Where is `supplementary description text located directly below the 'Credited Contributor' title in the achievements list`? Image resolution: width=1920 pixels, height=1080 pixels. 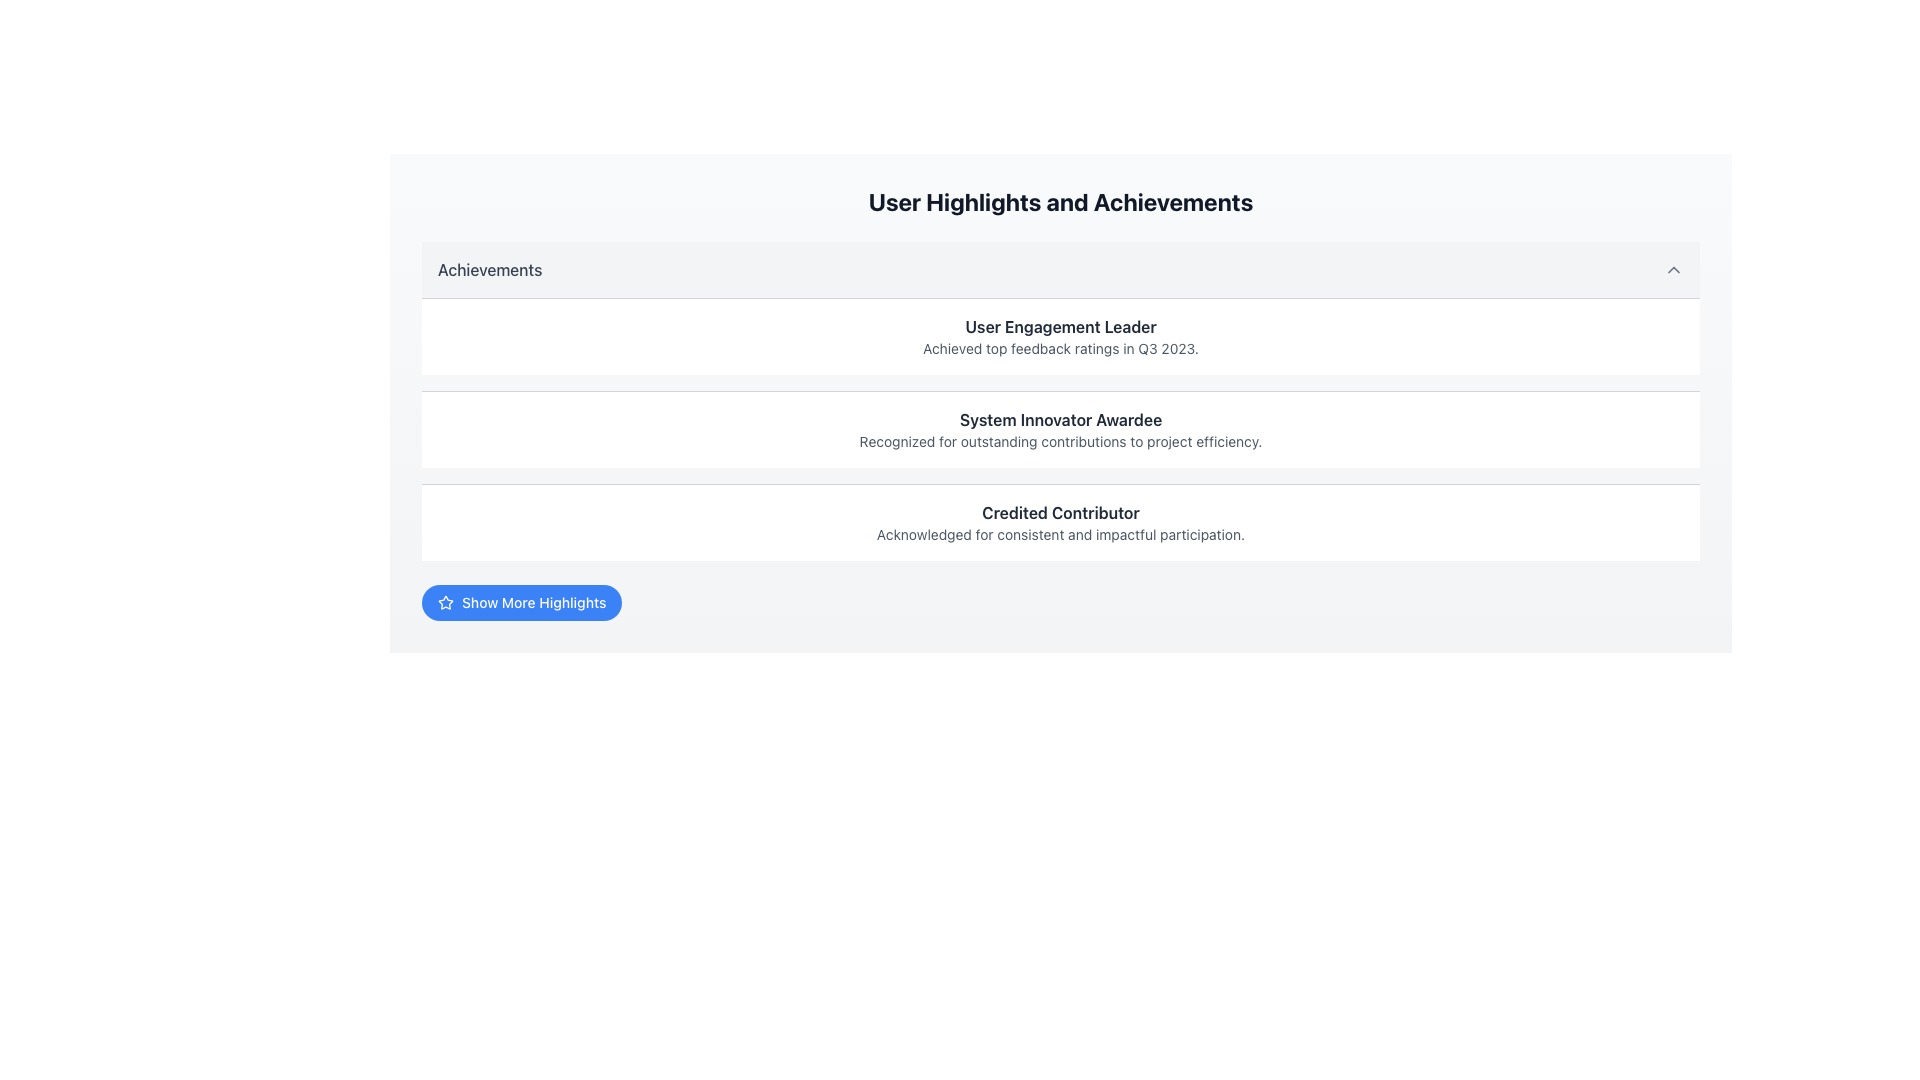
supplementary description text located directly below the 'Credited Contributor' title in the achievements list is located at coordinates (1059, 534).